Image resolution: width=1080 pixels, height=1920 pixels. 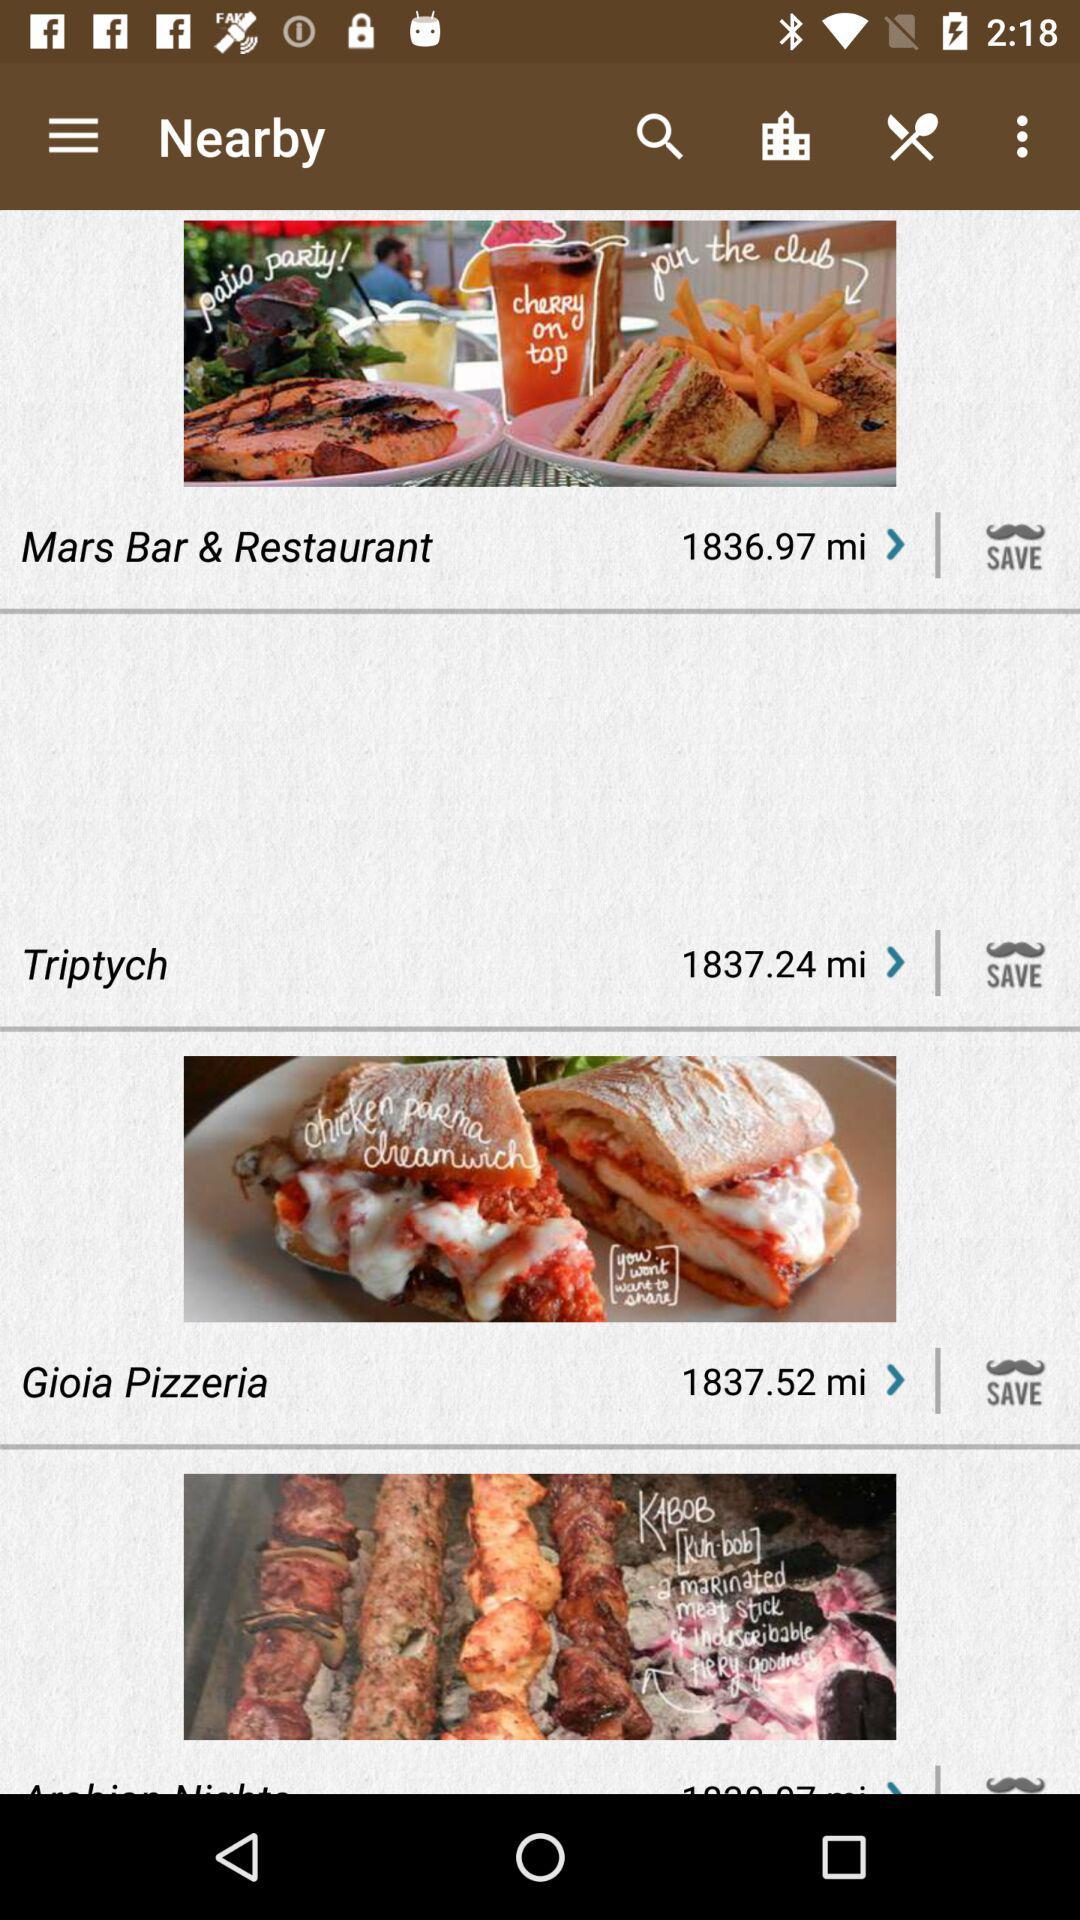 What do you see at coordinates (1015, 963) in the screenshot?
I see `saves the recipe` at bounding box center [1015, 963].